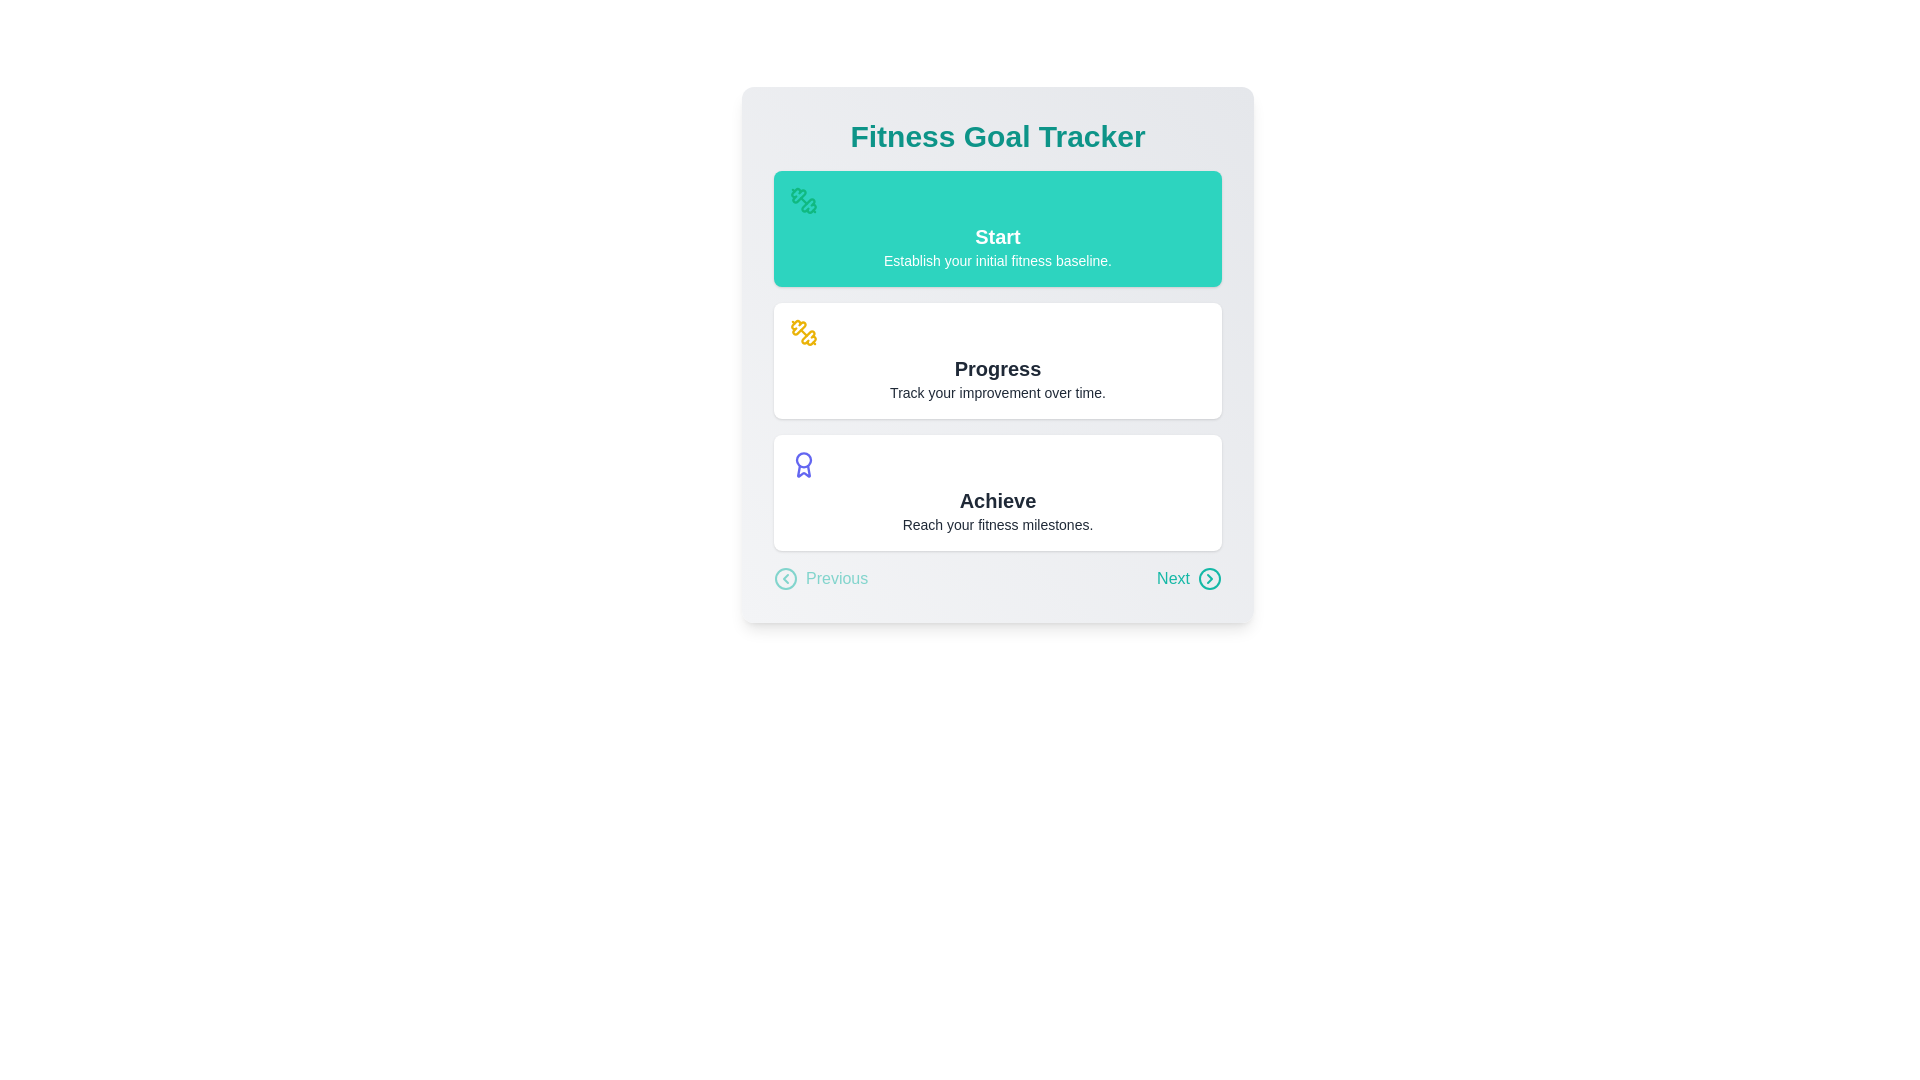 This screenshot has width=1920, height=1080. Describe the element at coordinates (804, 465) in the screenshot. I see `the decorative 'award' icon located in the bottom right corner of the 'Achieve' card` at that location.